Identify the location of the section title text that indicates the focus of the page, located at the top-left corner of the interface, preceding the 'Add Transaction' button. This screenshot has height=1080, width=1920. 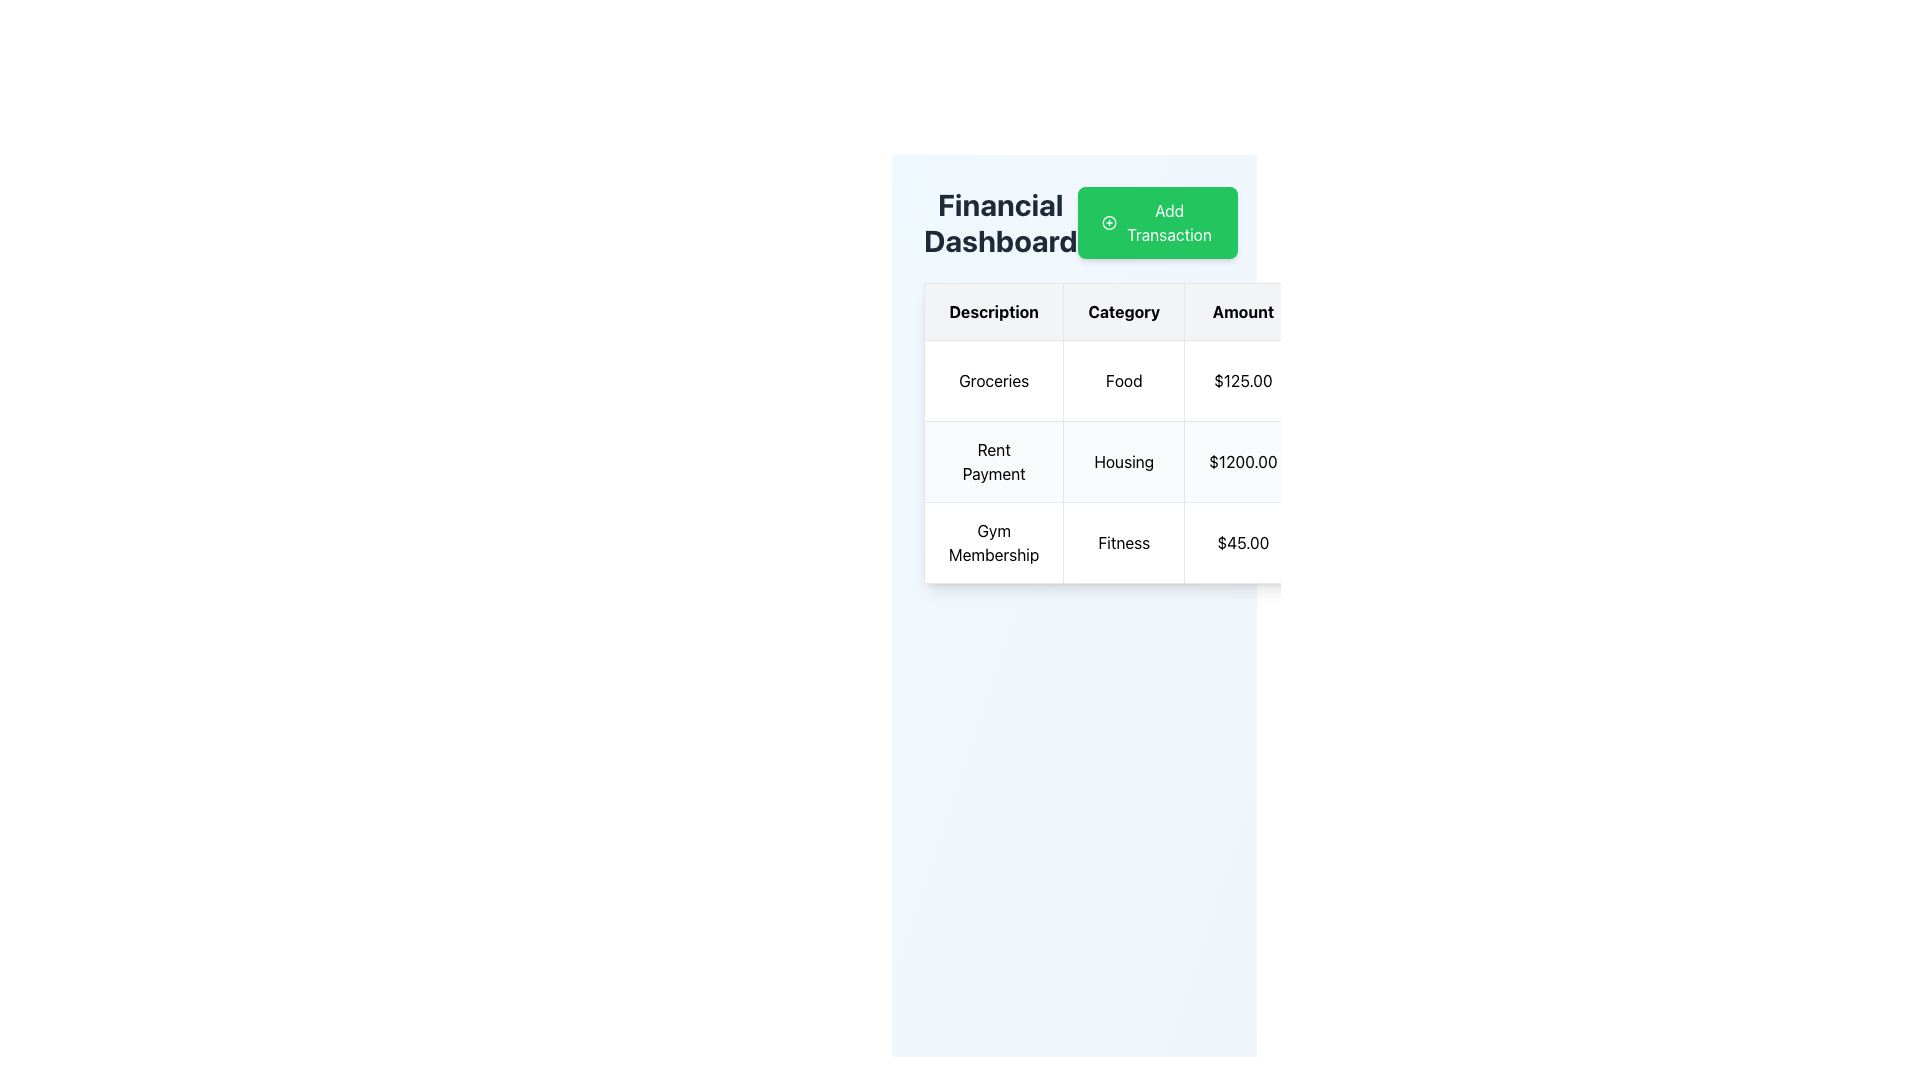
(1000, 223).